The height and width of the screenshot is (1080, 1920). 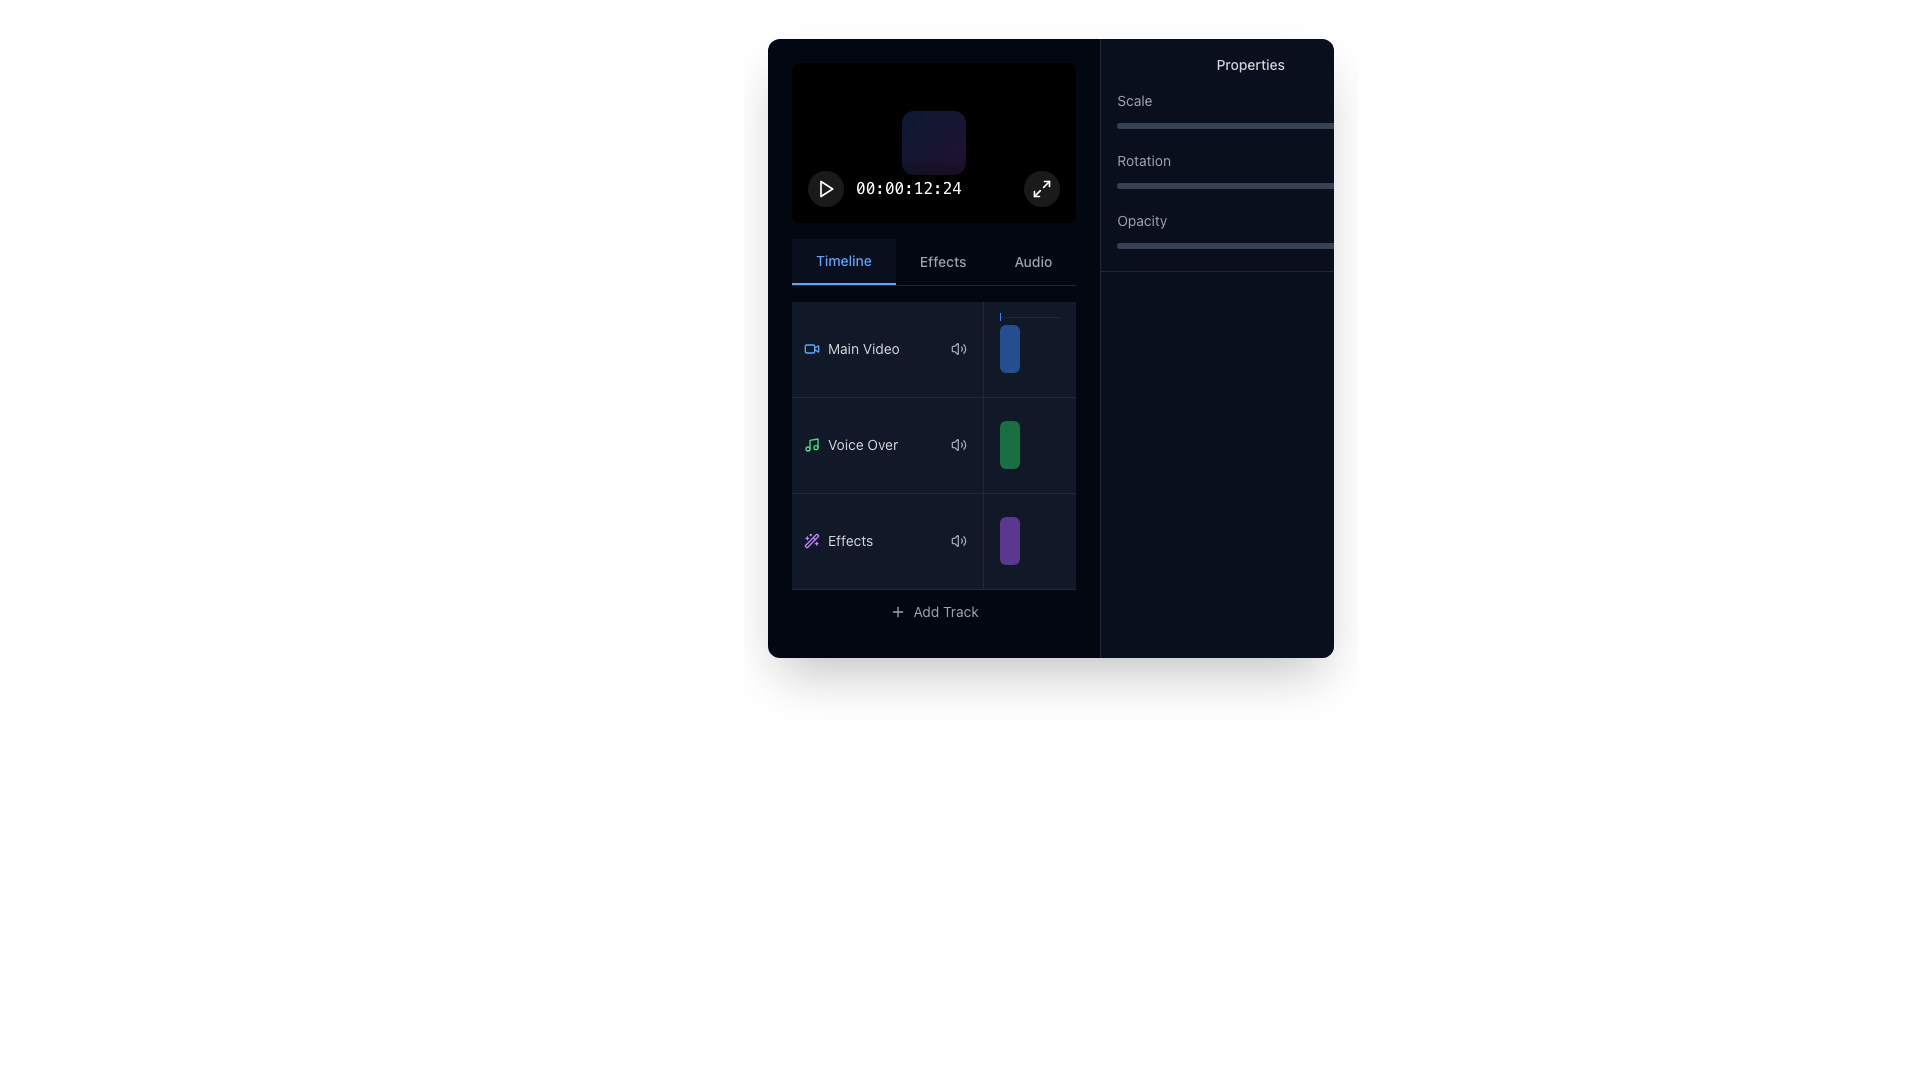 I want to click on the audio icon button located to the right of the 'Effects' track in the timeline view, so click(x=958, y=540).